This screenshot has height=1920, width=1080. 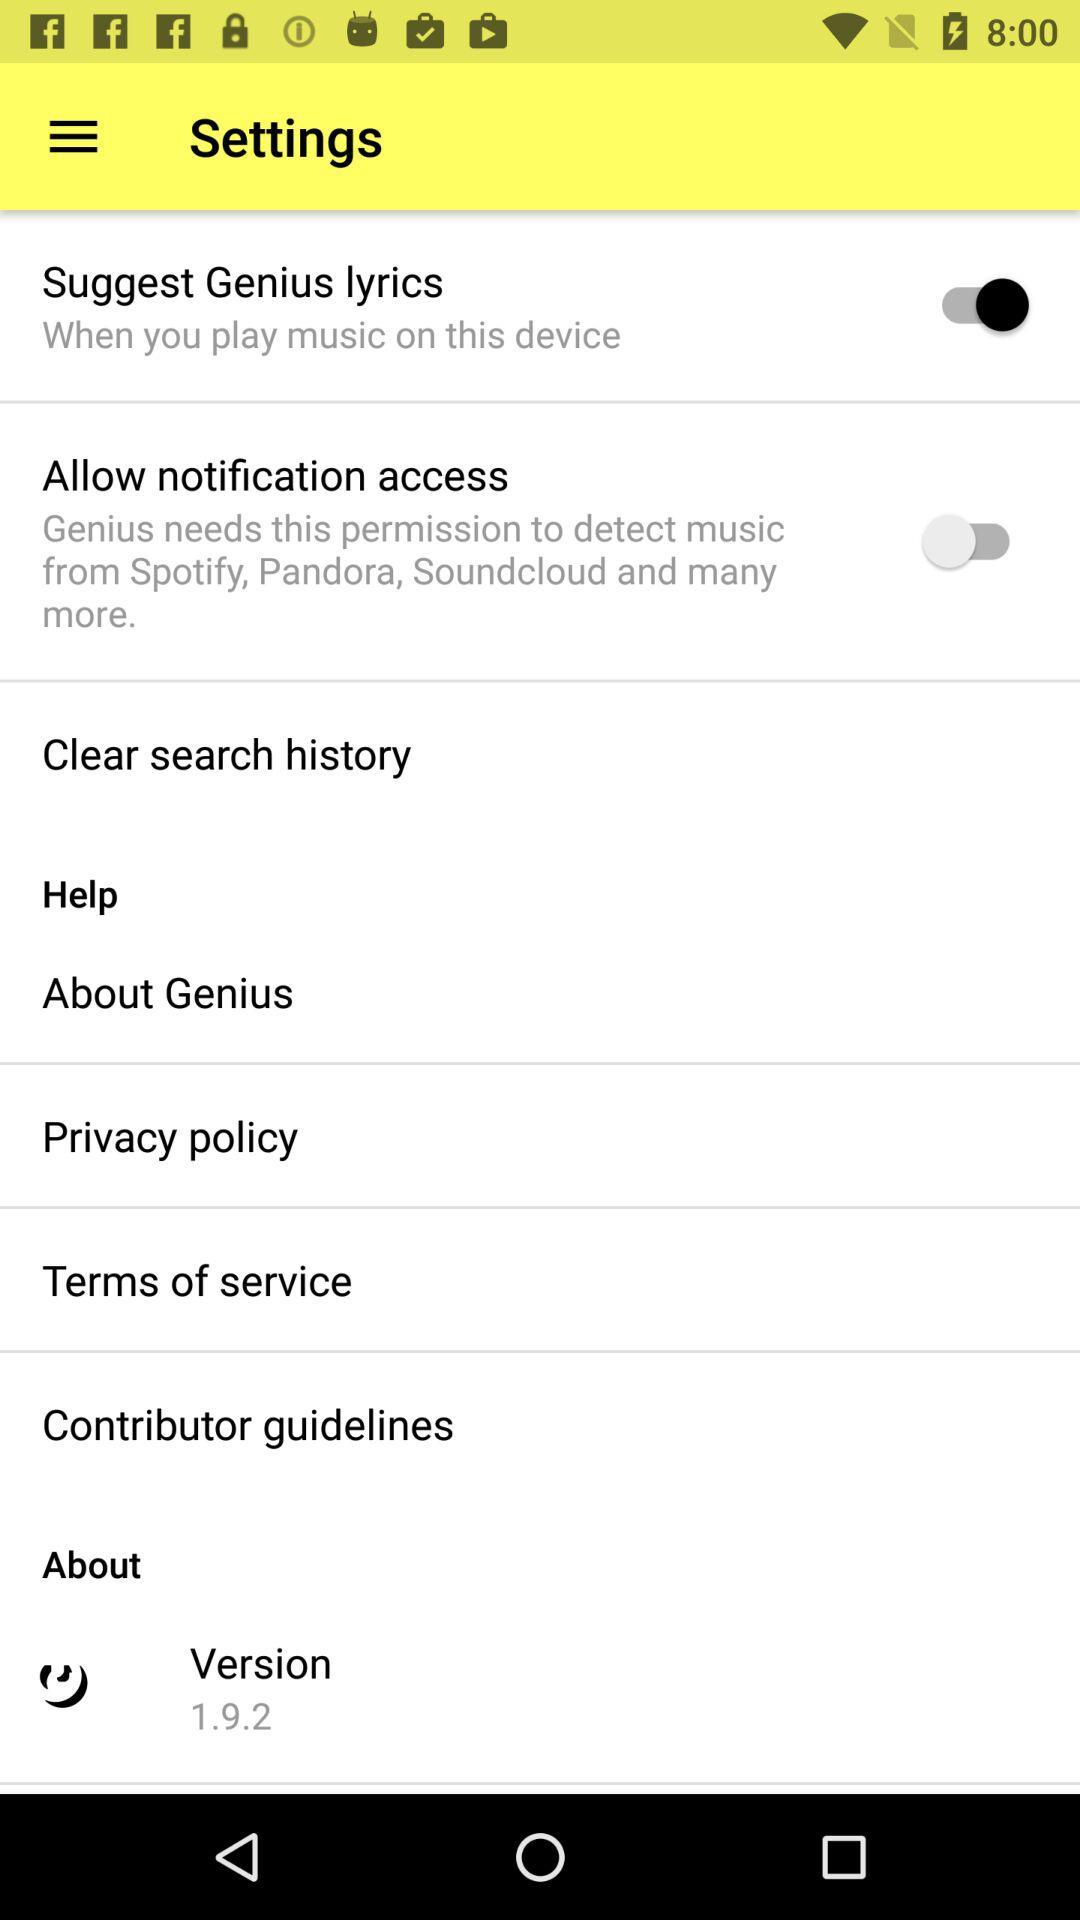 I want to click on suggest genius lyrics icon, so click(x=242, y=279).